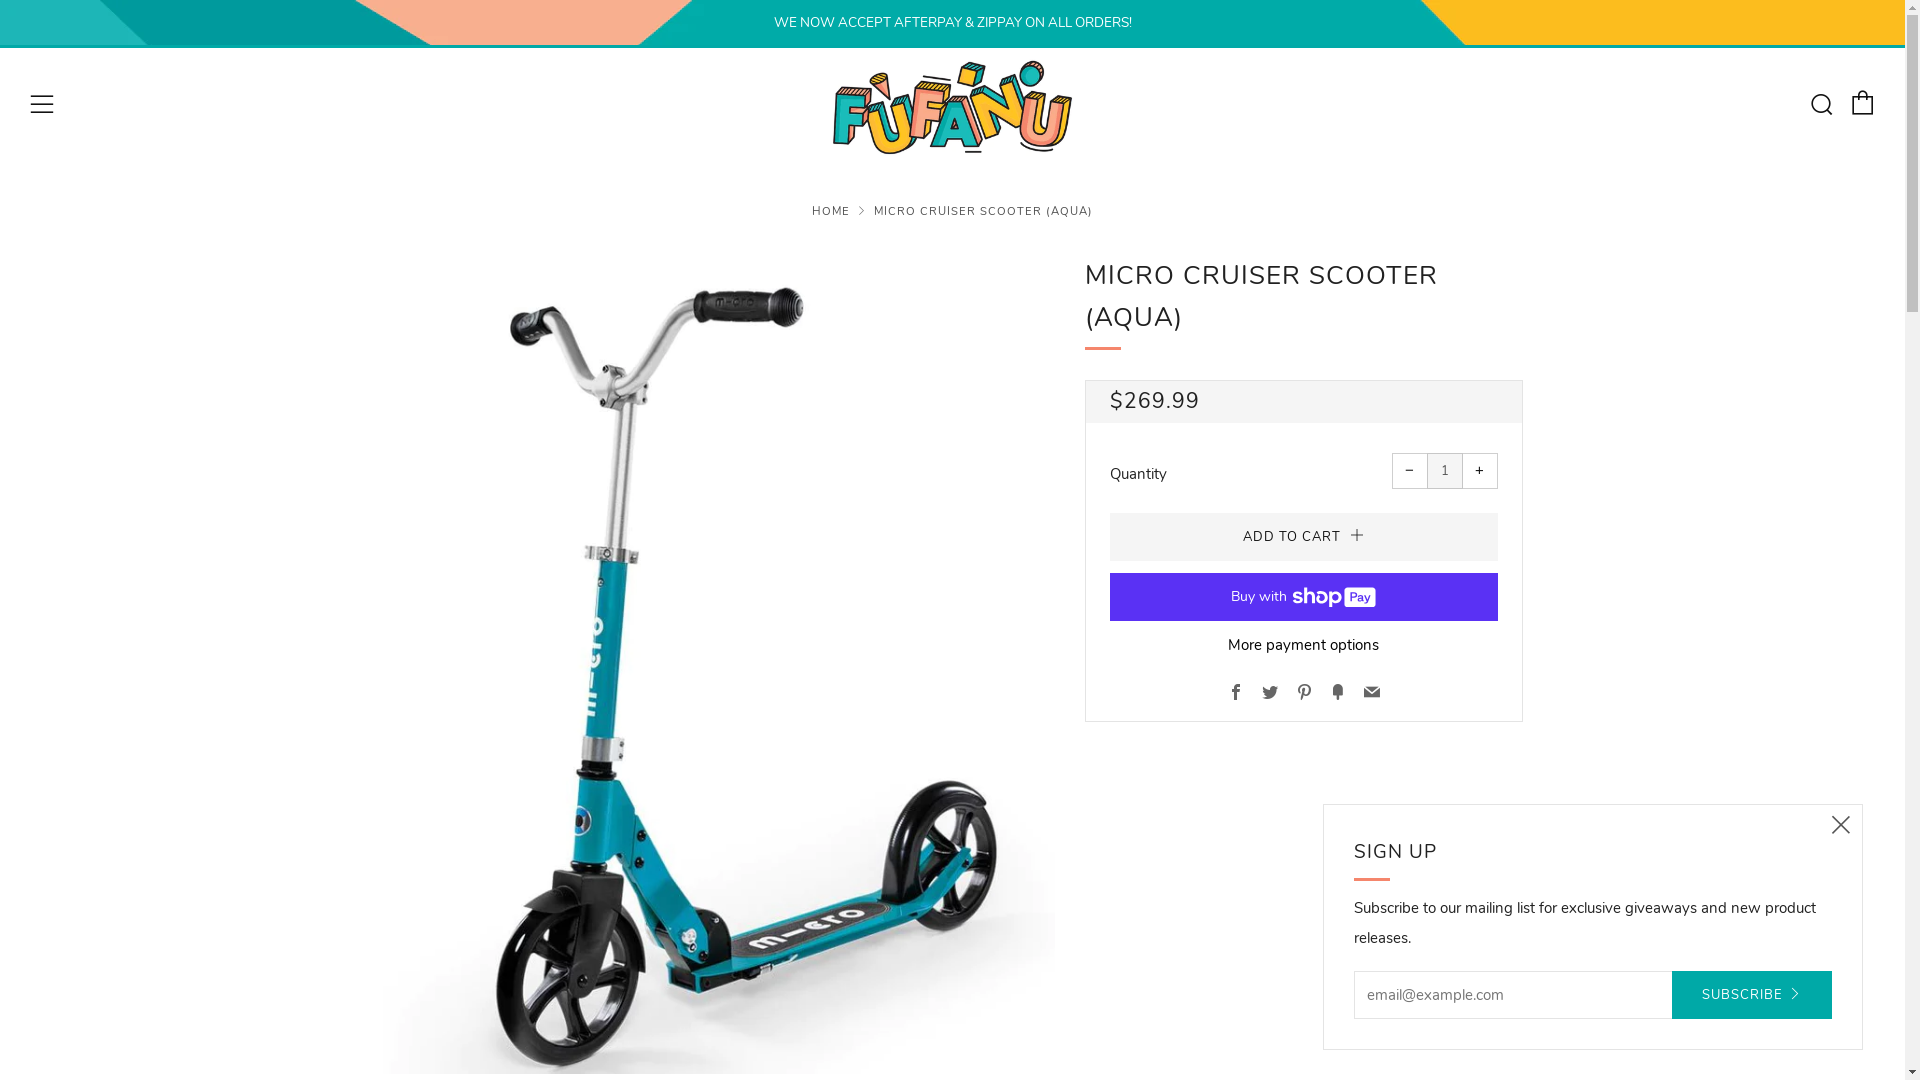  Describe the element at coordinates (1304, 693) in the screenshot. I see `'Pinterest'` at that location.